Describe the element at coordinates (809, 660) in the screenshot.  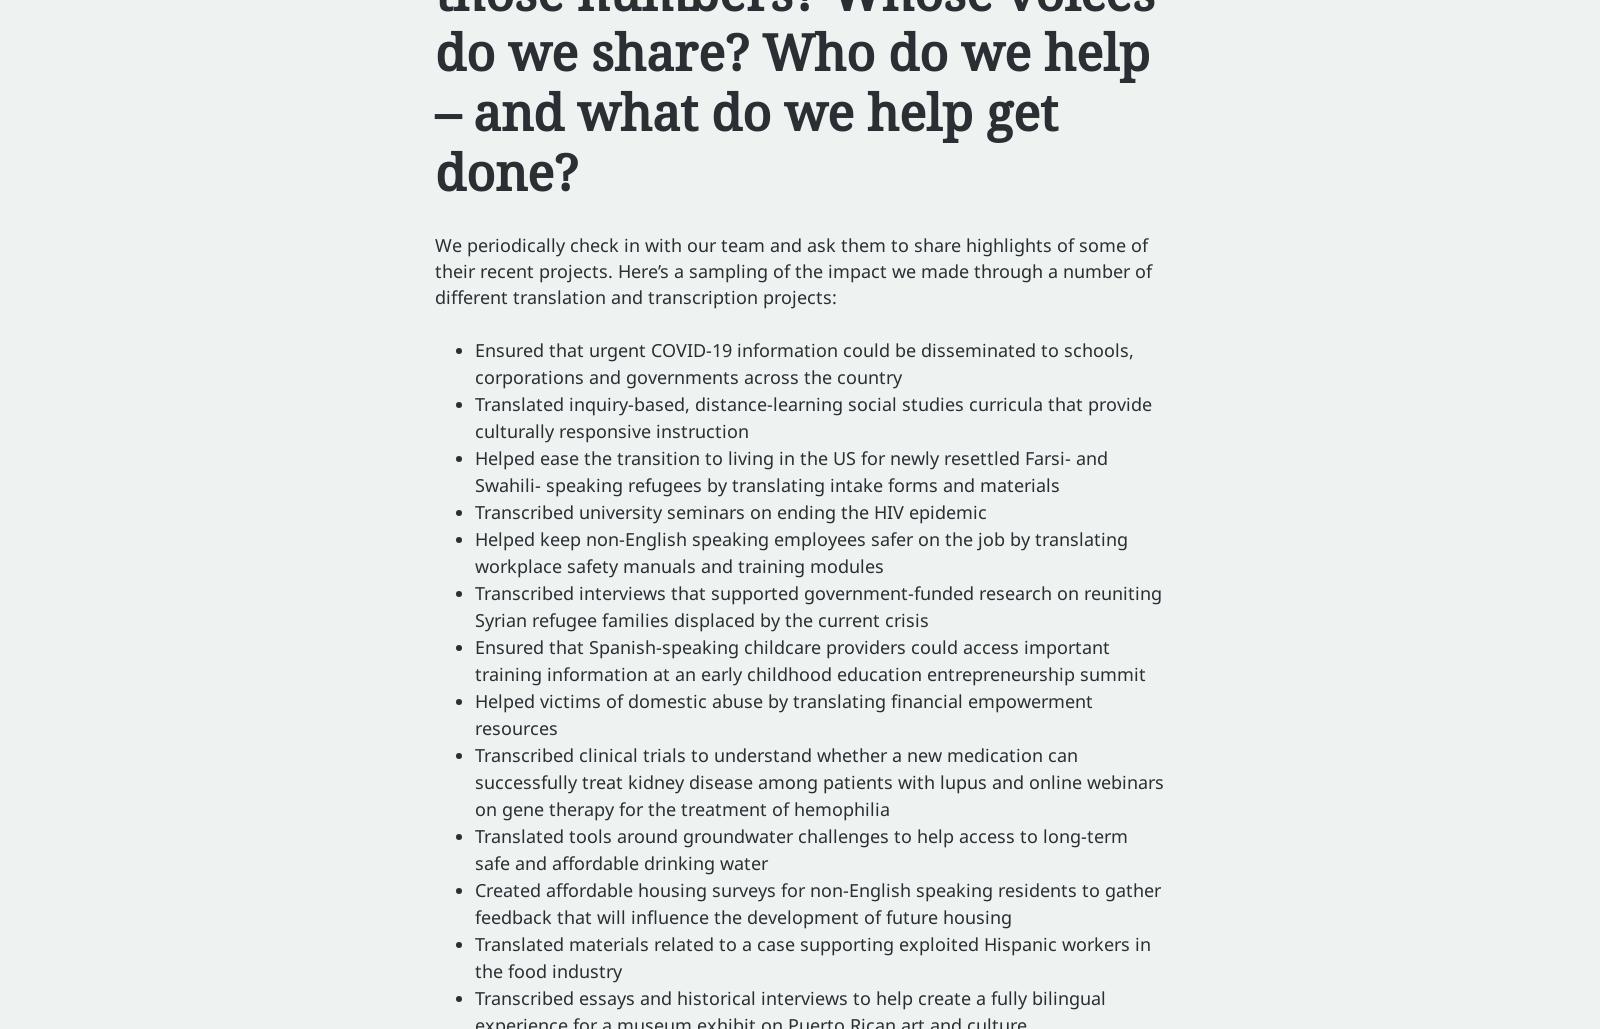
I see `'Ensured that Spanish-speaking childcare providers could access important training information at an early childhood education entrepreneurship summit'` at that location.